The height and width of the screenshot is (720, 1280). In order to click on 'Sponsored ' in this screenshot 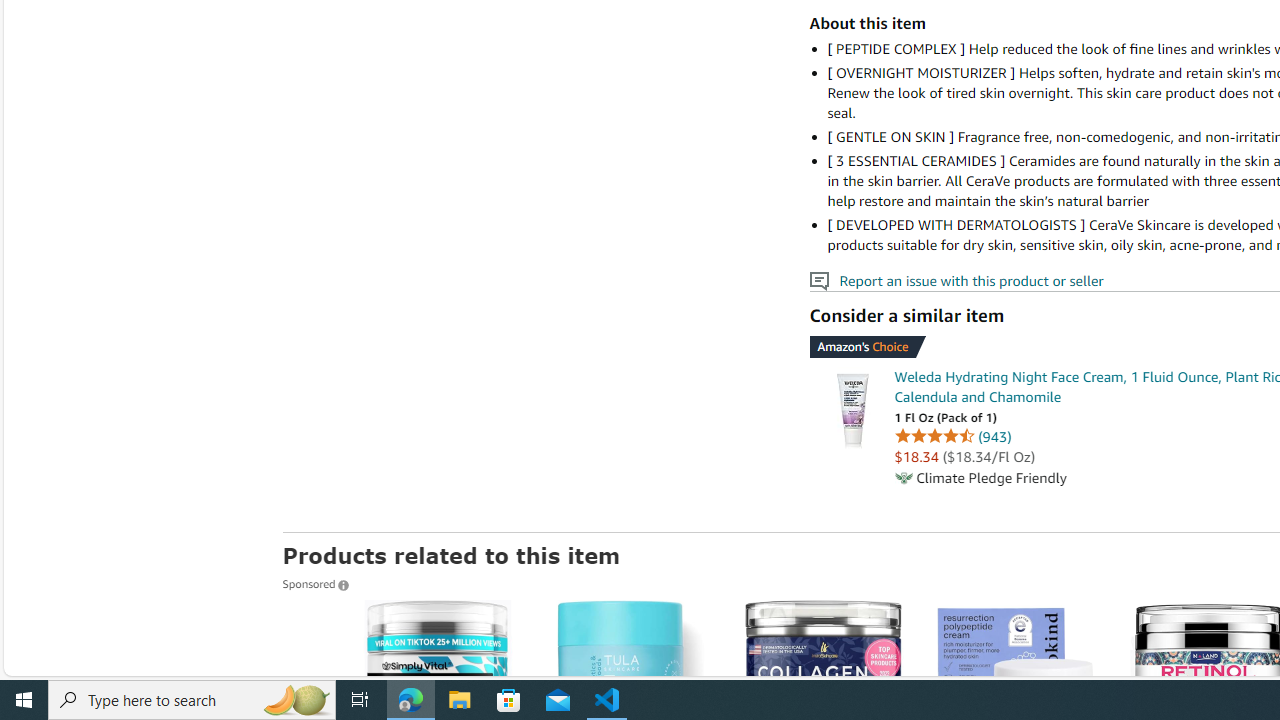, I will do `click(314, 583)`.